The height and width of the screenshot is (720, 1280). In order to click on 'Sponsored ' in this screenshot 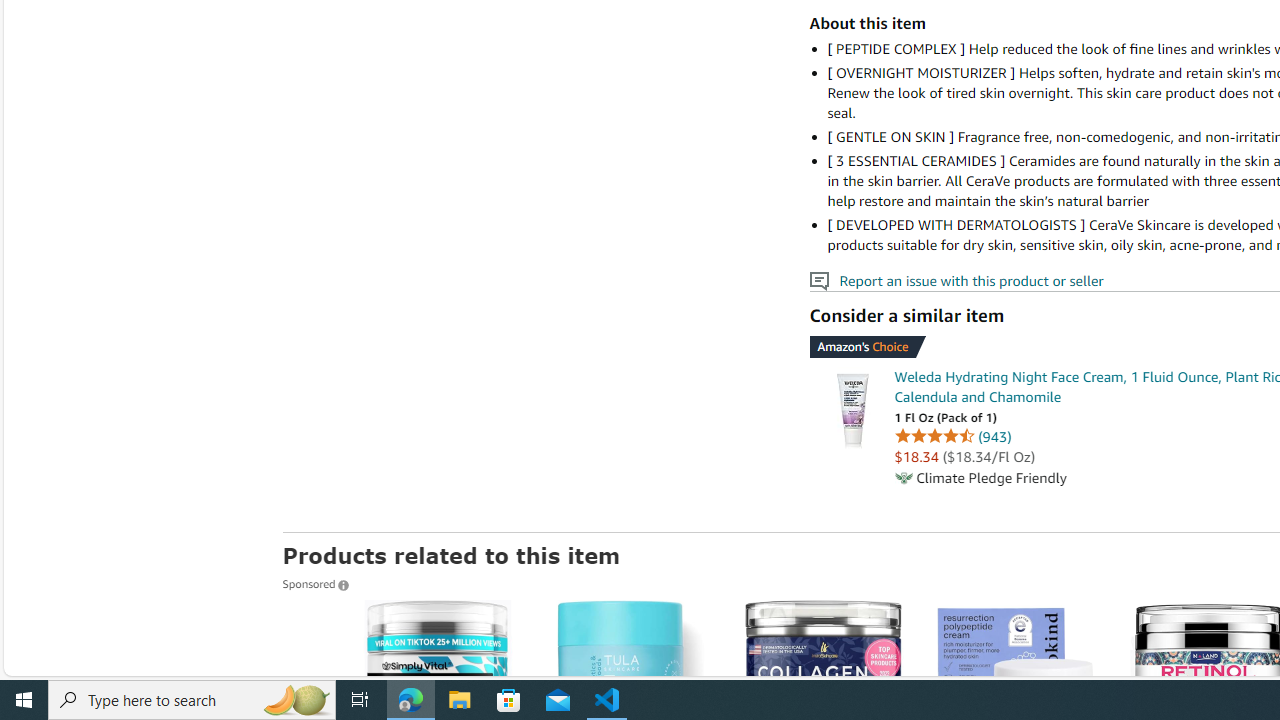, I will do `click(314, 583)`.